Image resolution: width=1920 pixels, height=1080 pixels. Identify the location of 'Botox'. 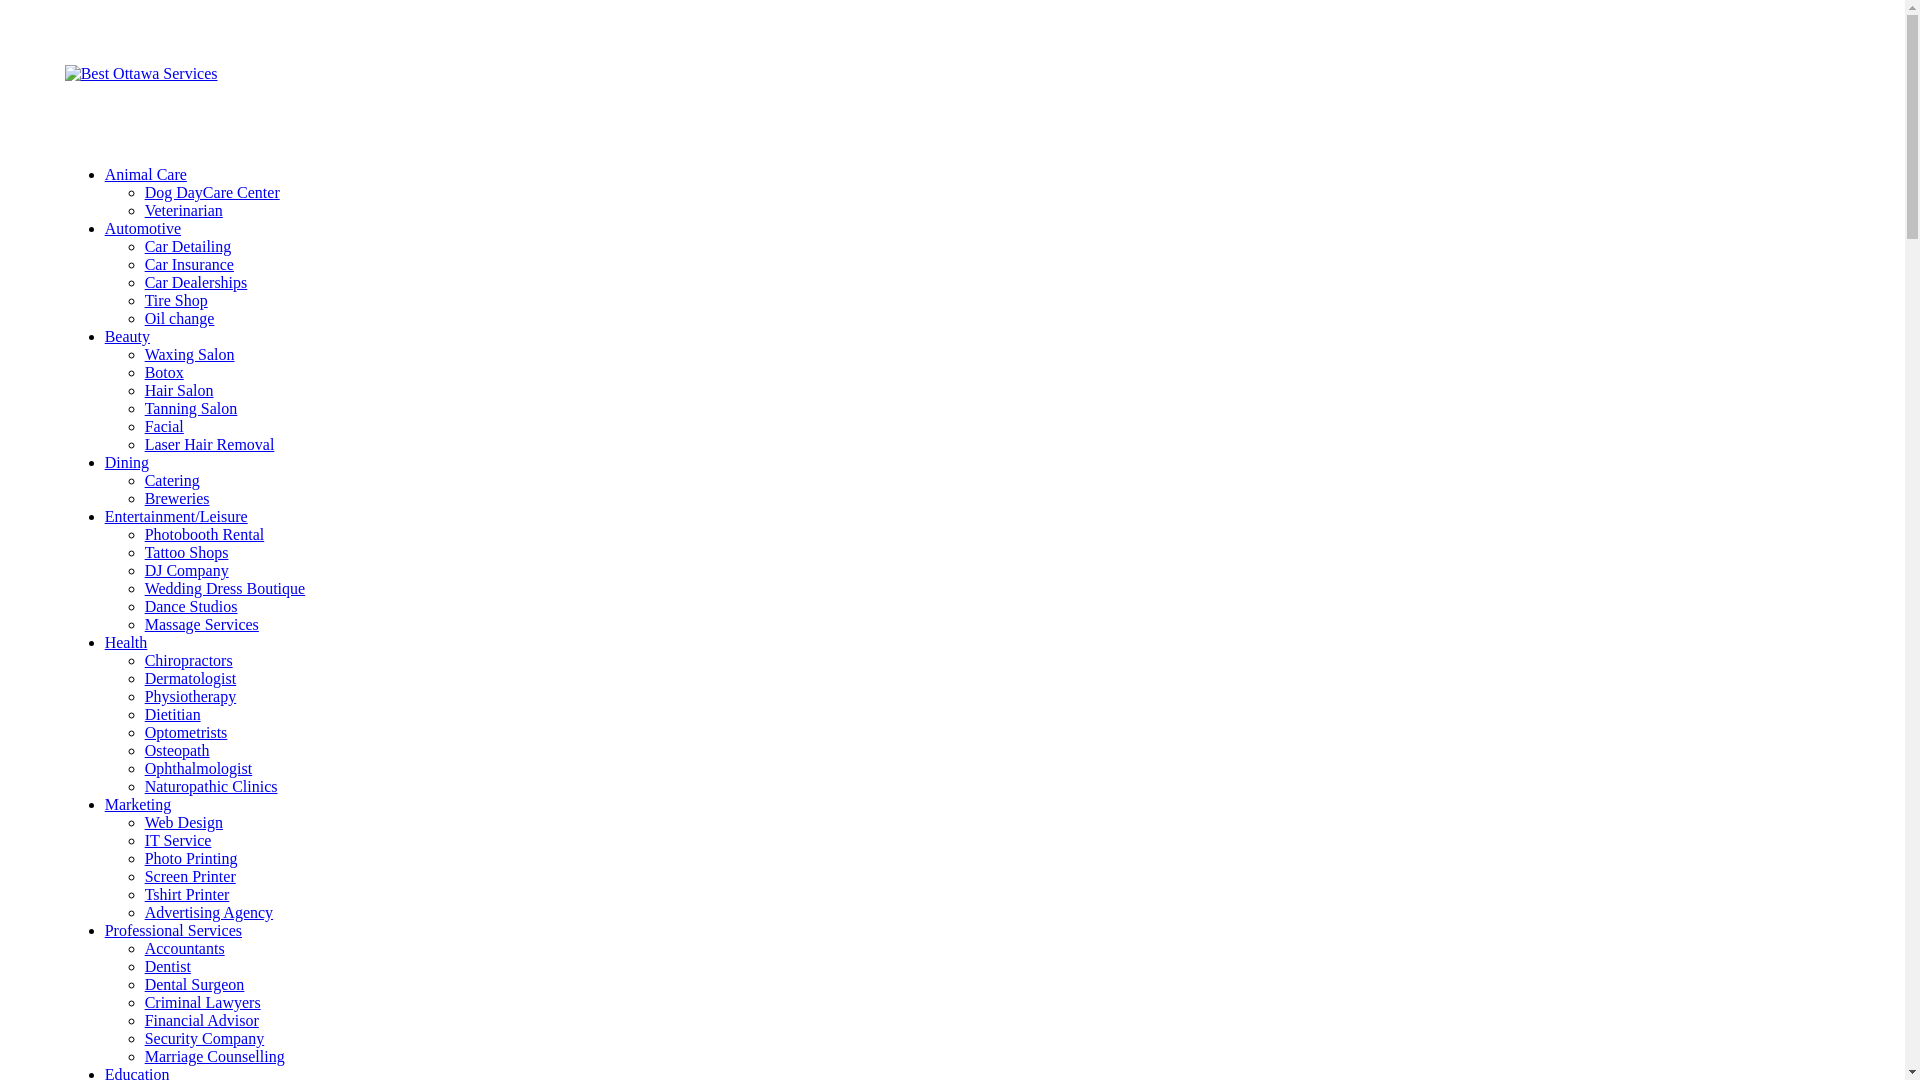
(164, 372).